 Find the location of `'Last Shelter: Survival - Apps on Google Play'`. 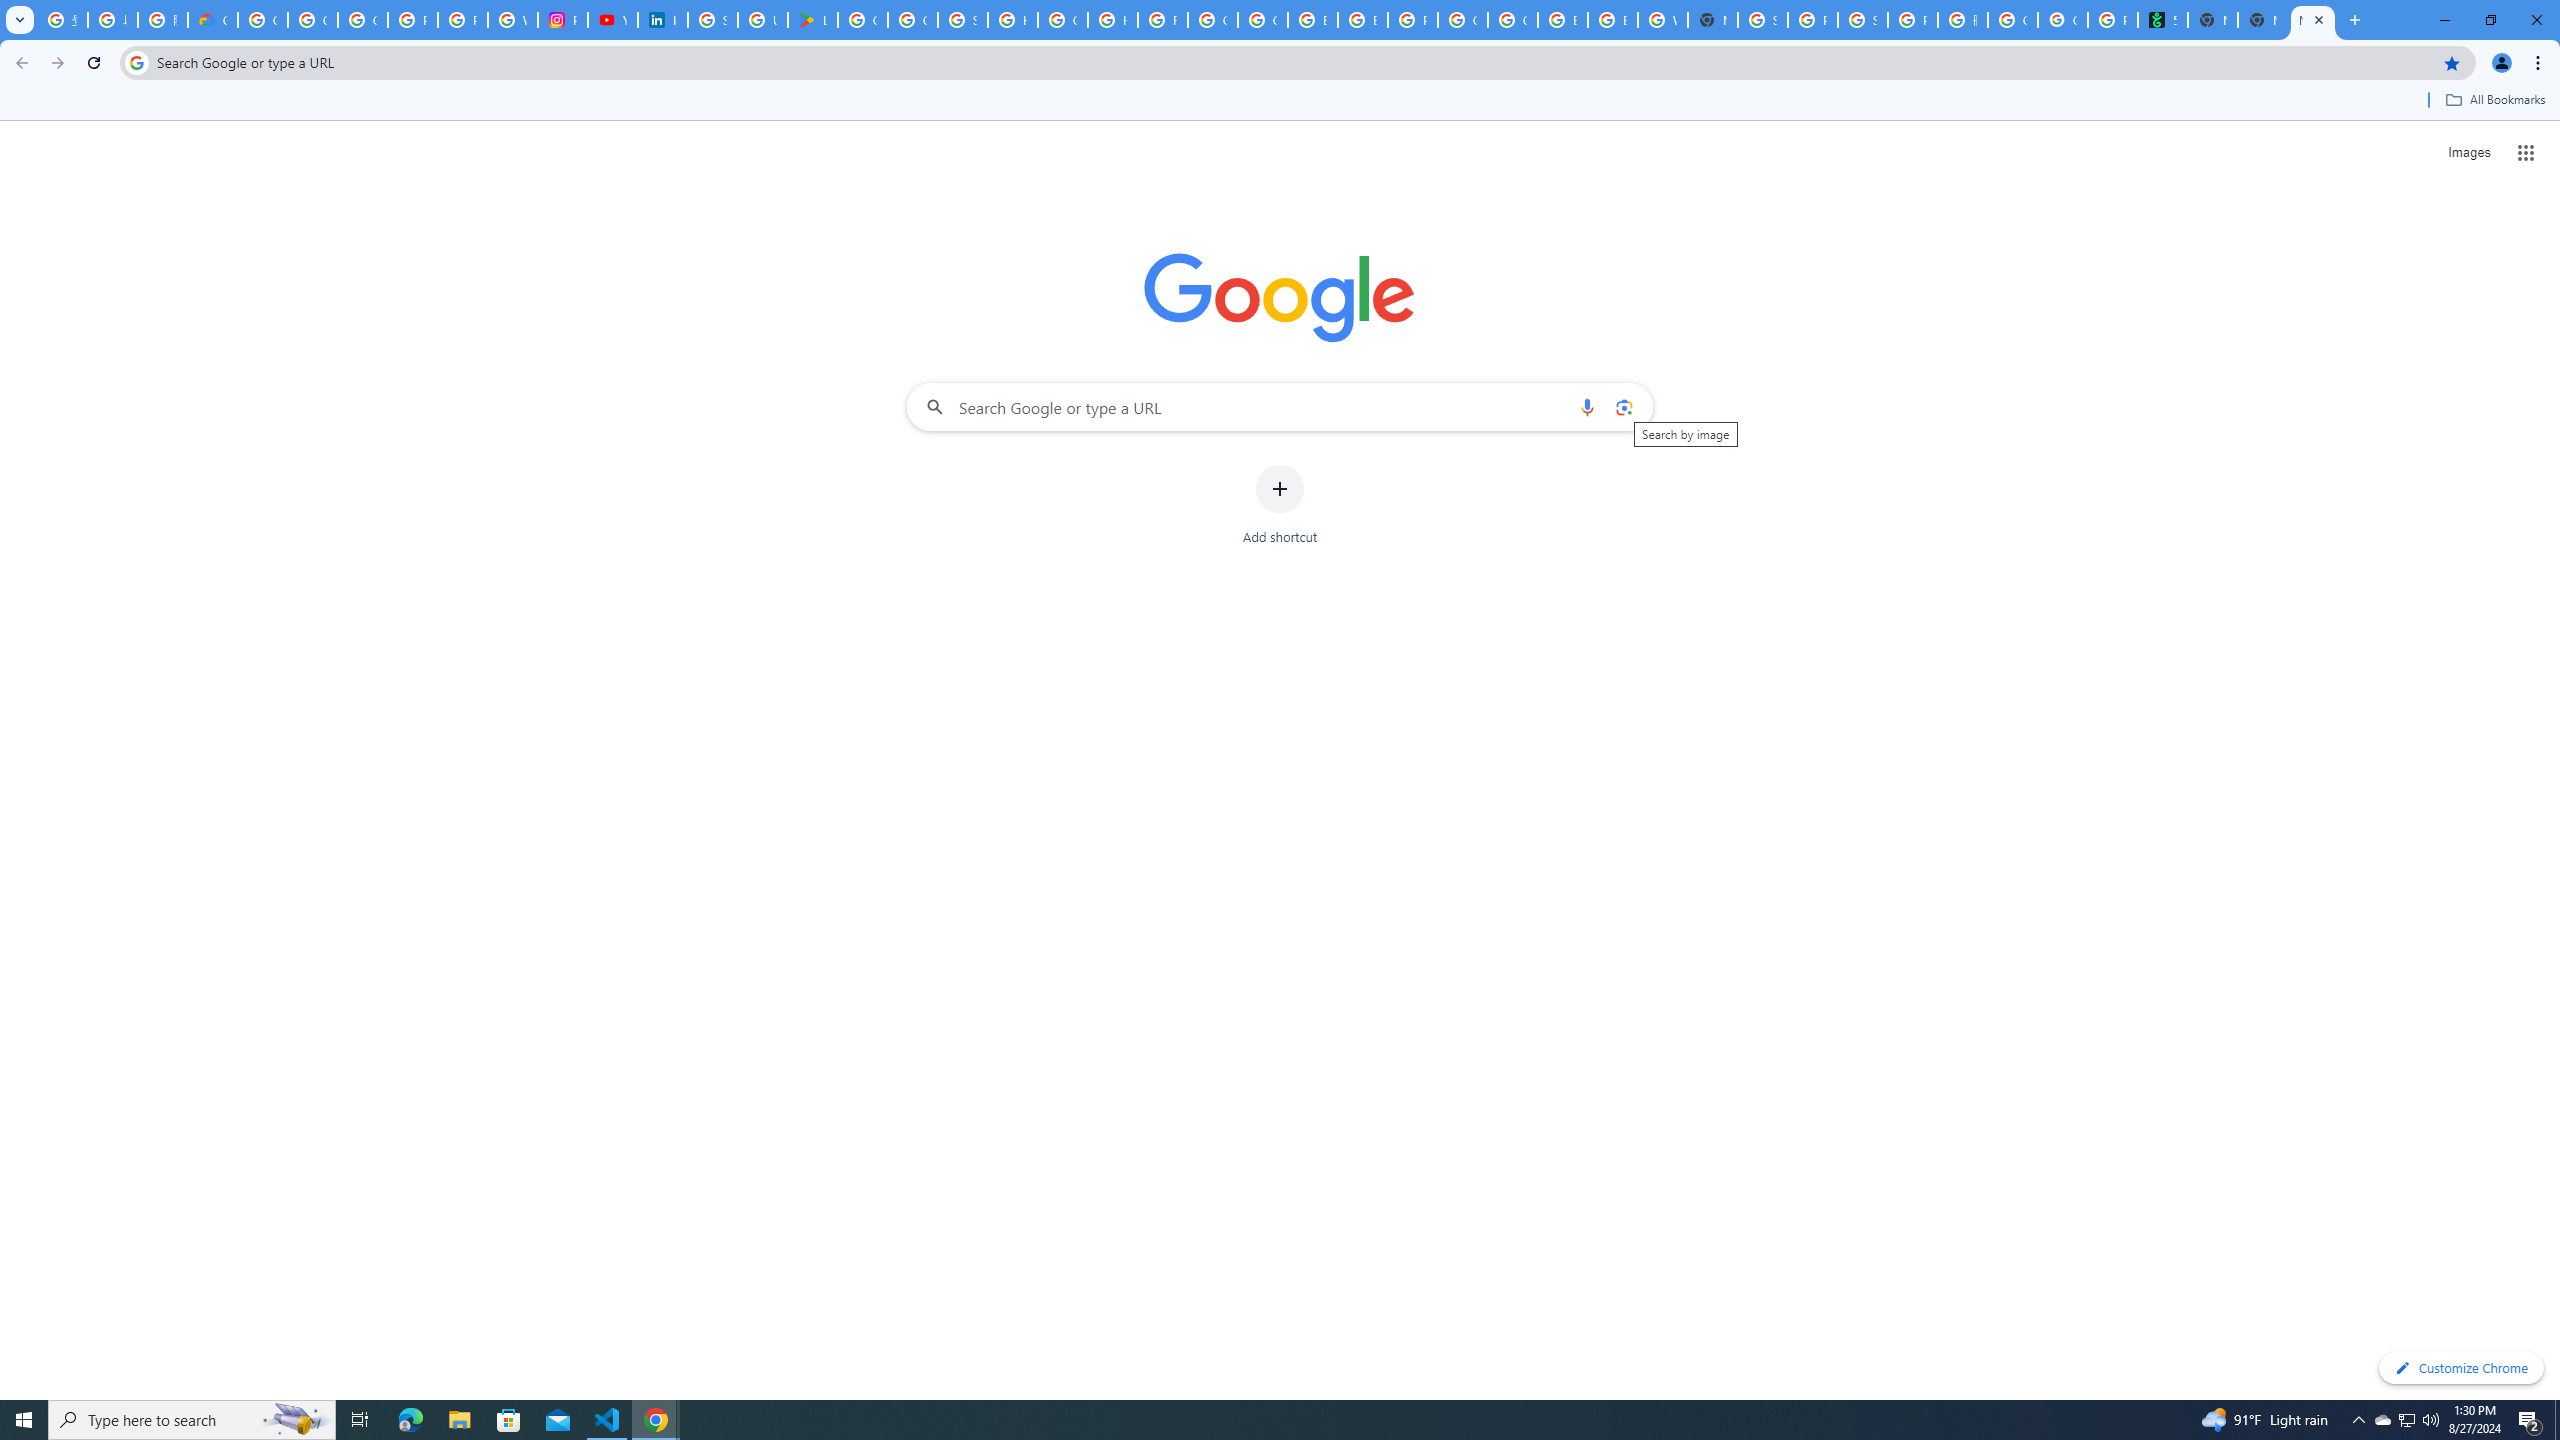

'Last Shelter: Survival - Apps on Google Play' is located at coordinates (811, 19).